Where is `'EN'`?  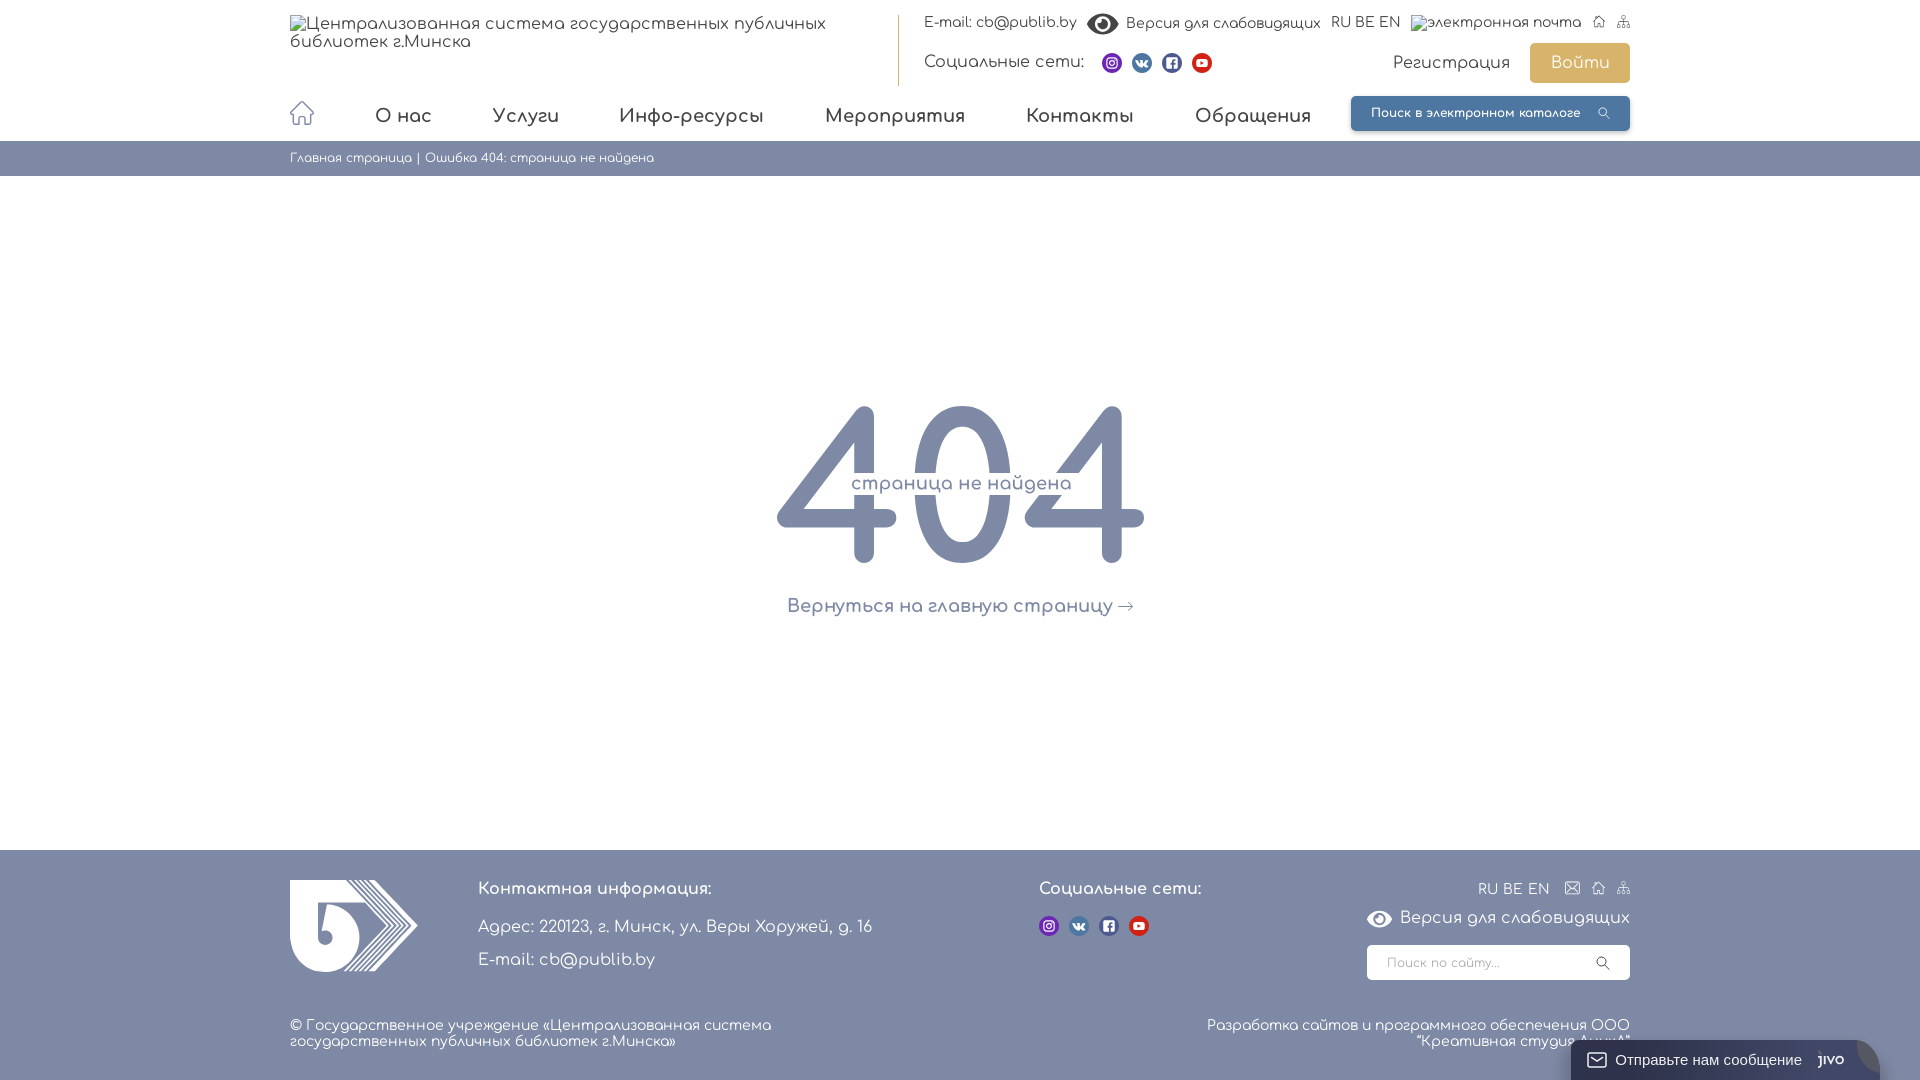 'EN' is located at coordinates (1538, 888).